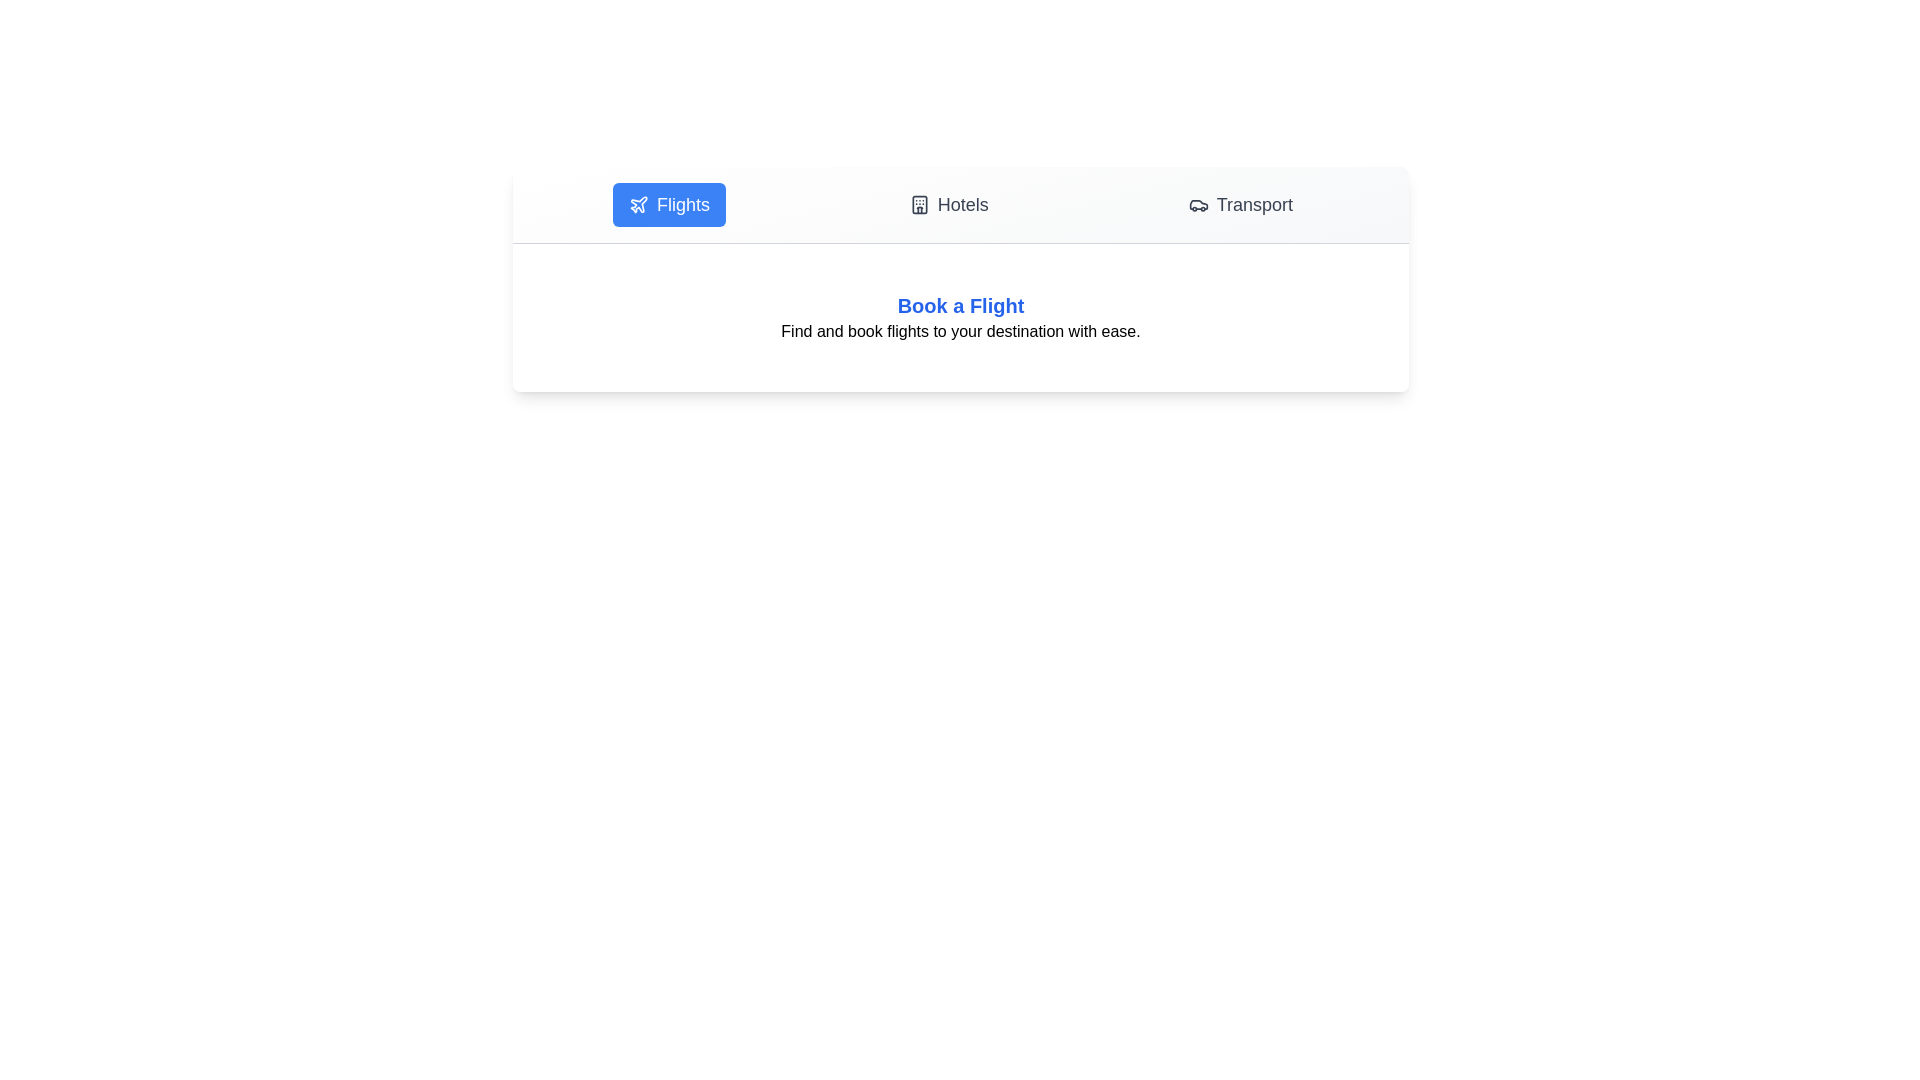  I want to click on the Transport tab by clicking on its button, so click(1239, 204).